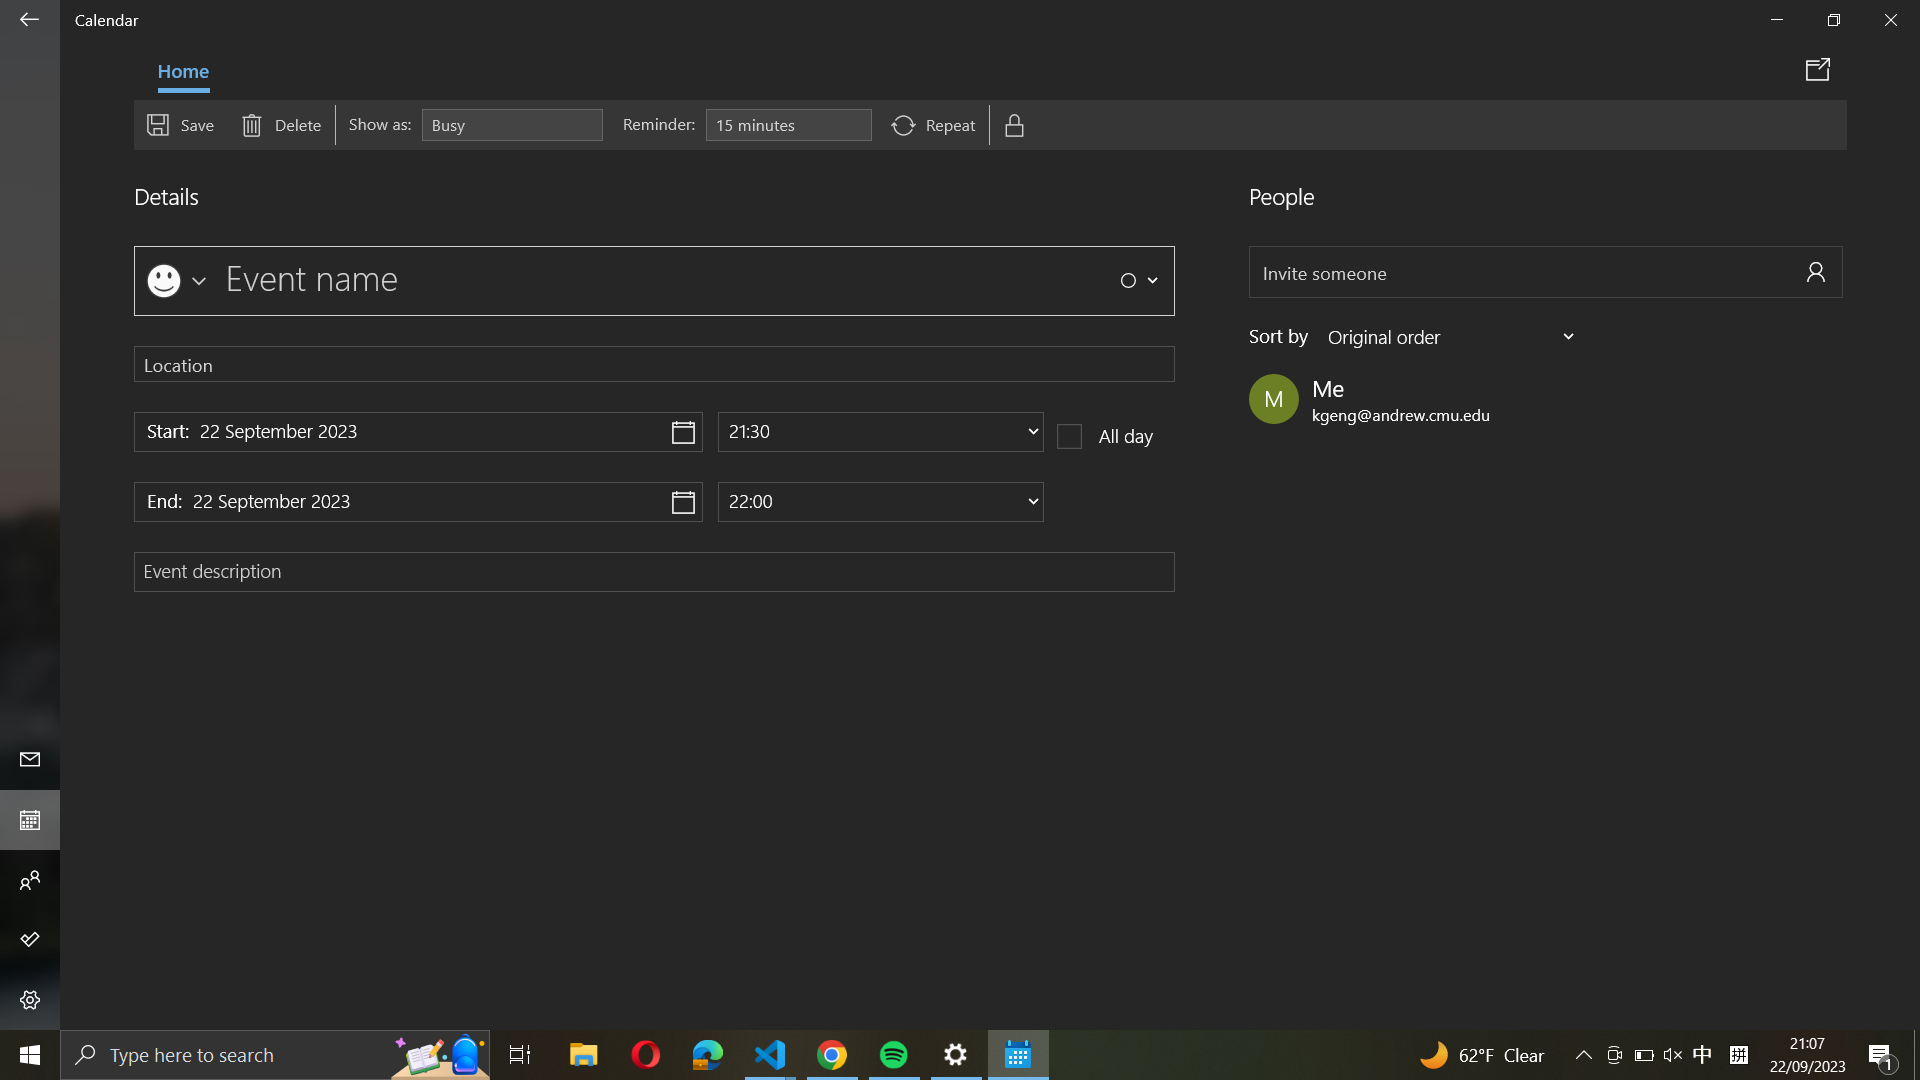 This screenshot has height=1080, width=1920. Describe the element at coordinates (1453, 335) in the screenshot. I see `Sort event members by last name` at that location.